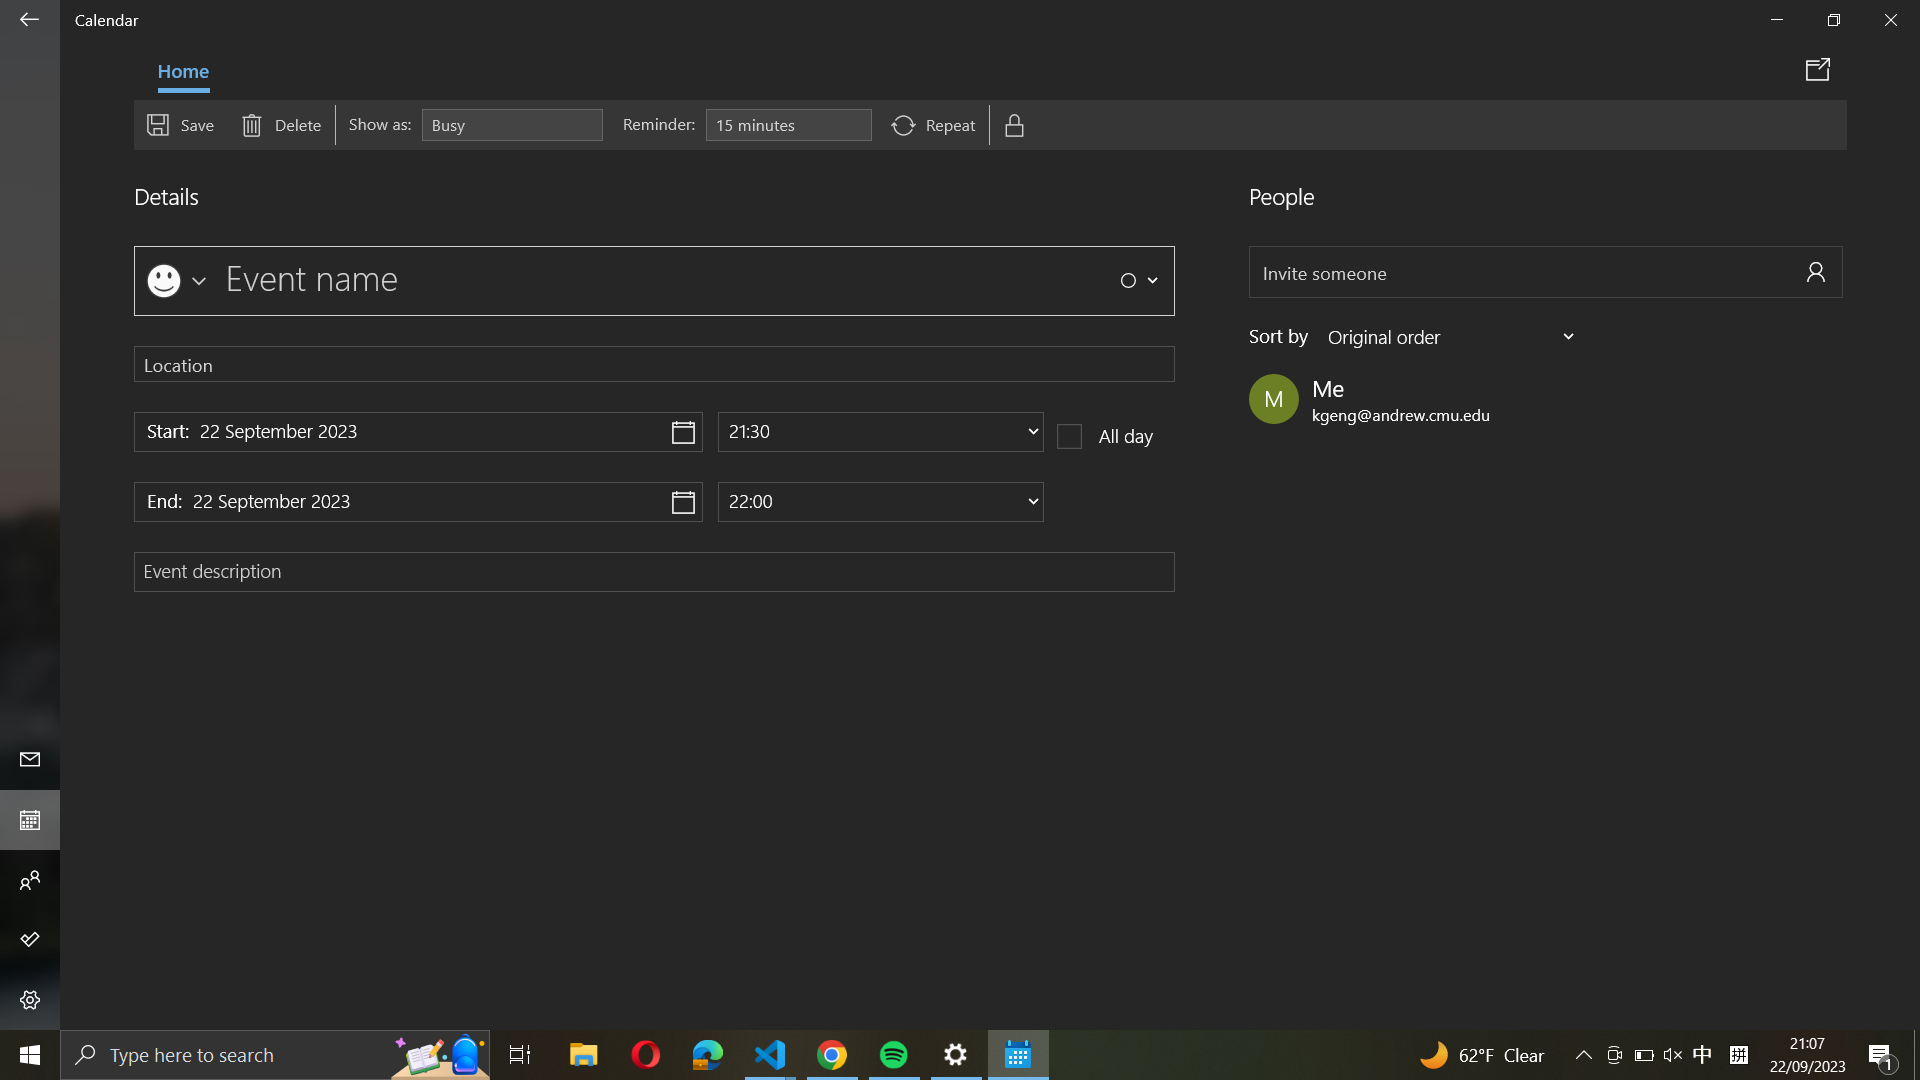 This screenshot has height=1080, width=1920. Describe the element at coordinates (1453, 335) in the screenshot. I see `Sort event members by last name` at that location.